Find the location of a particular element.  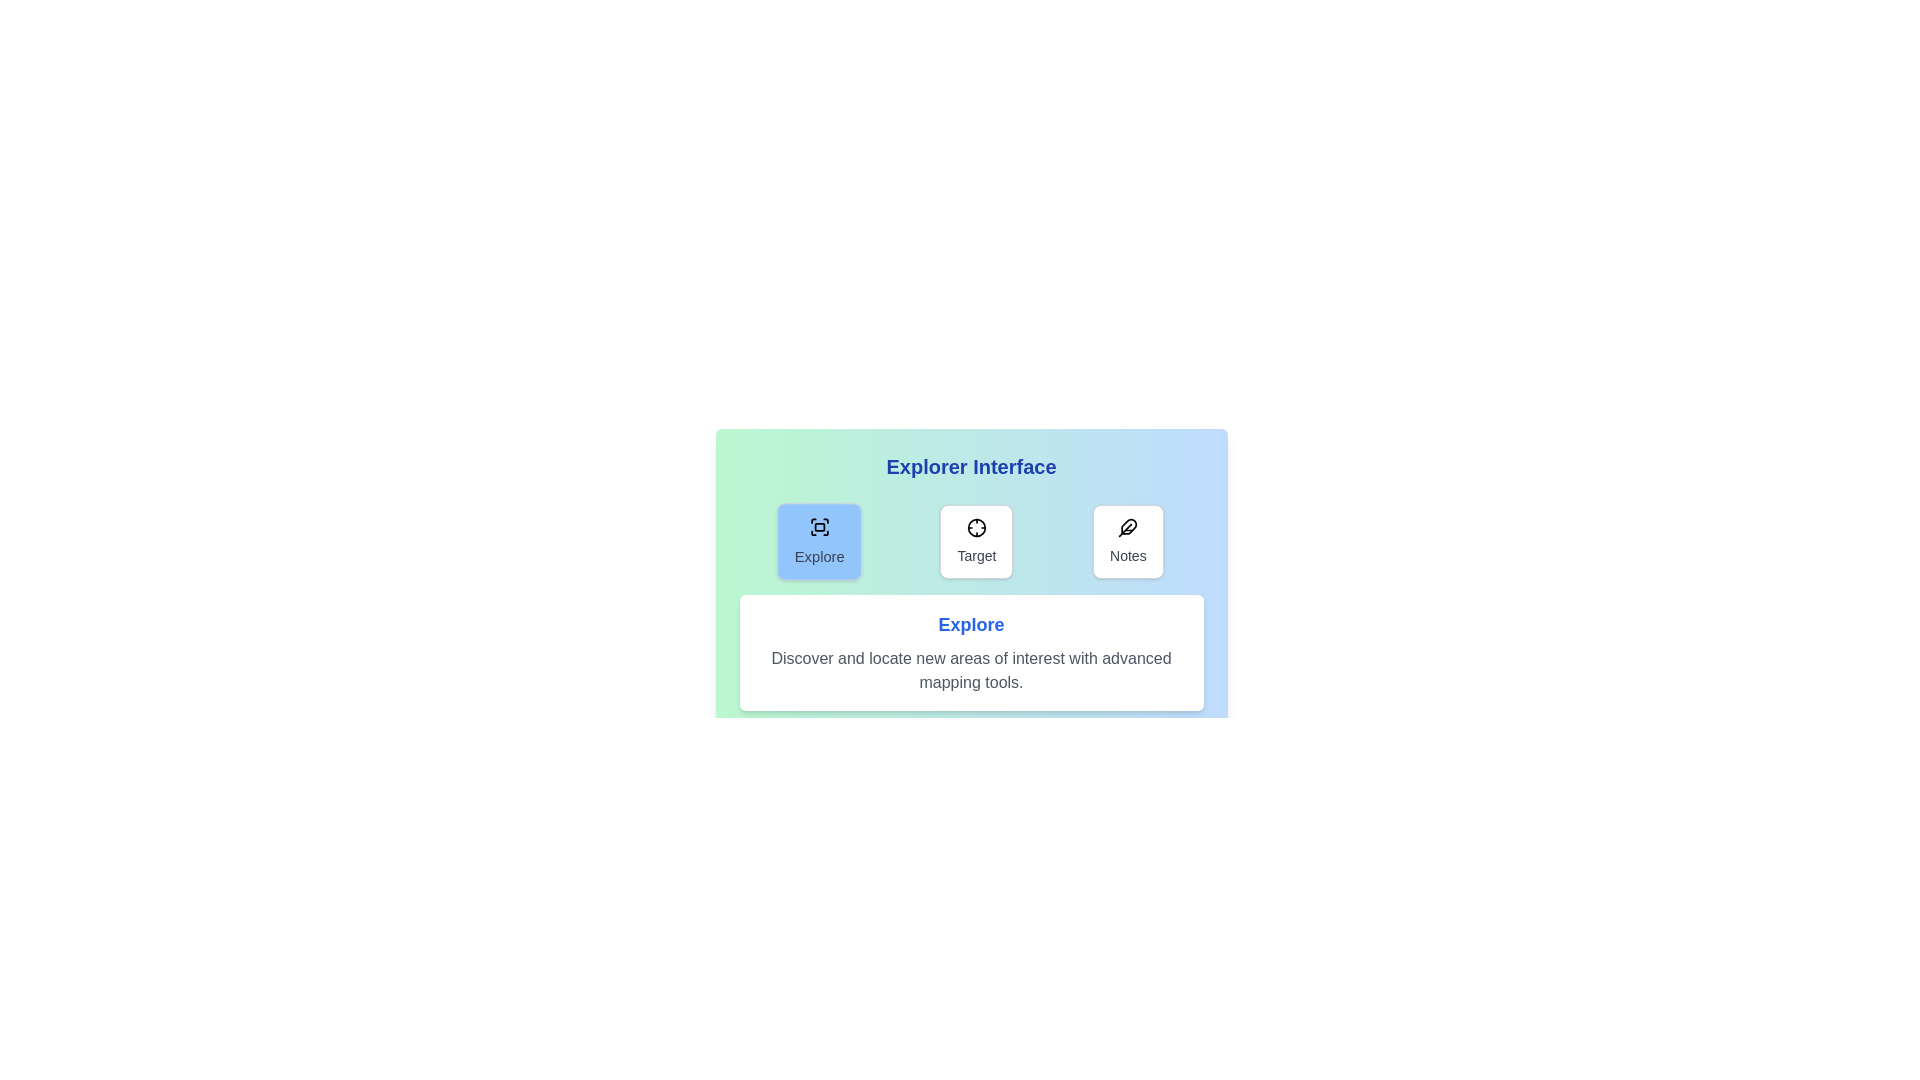

the Explore tab to view its content is located at coordinates (820, 542).